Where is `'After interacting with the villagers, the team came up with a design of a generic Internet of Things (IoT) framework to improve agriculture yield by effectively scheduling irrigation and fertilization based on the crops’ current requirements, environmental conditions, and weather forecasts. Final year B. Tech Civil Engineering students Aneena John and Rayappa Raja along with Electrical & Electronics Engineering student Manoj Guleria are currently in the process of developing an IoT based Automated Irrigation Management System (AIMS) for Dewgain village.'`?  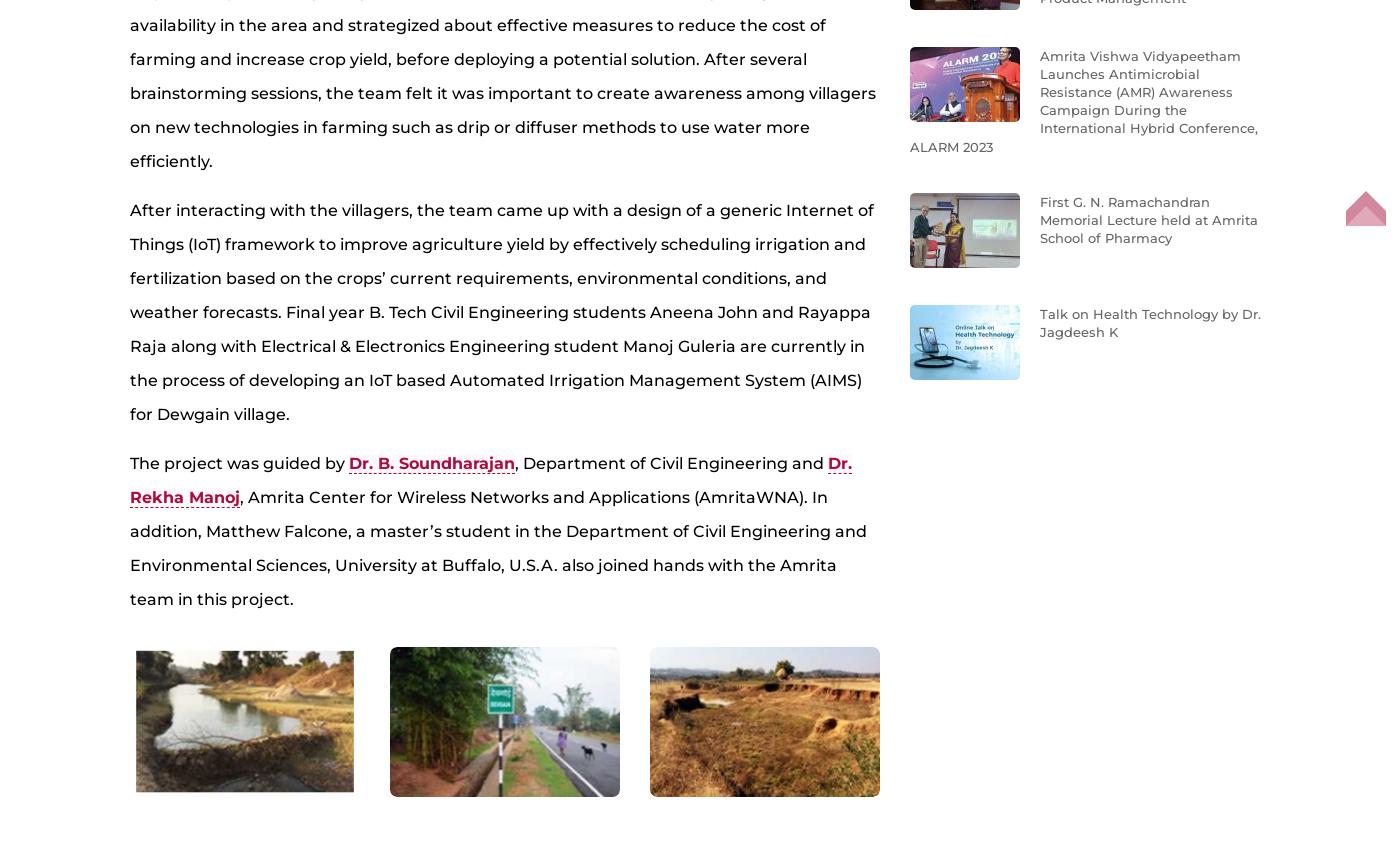
'After interacting with the villagers, the team came up with a design of a generic Internet of Things (IoT) framework to improve agriculture yield by effectively scheduling irrigation and fertilization based on the crops’ current requirements, environmental conditions, and weather forecasts. Final year B. Tech Civil Engineering students Aneena John and Rayappa Raja along with Electrical & Electronics Engineering student Manoj Guleria are currently in the process of developing an IoT based Automated Irrigation Management System (AIMS) for Dewgain village.' is located at coordinates (130, 311).